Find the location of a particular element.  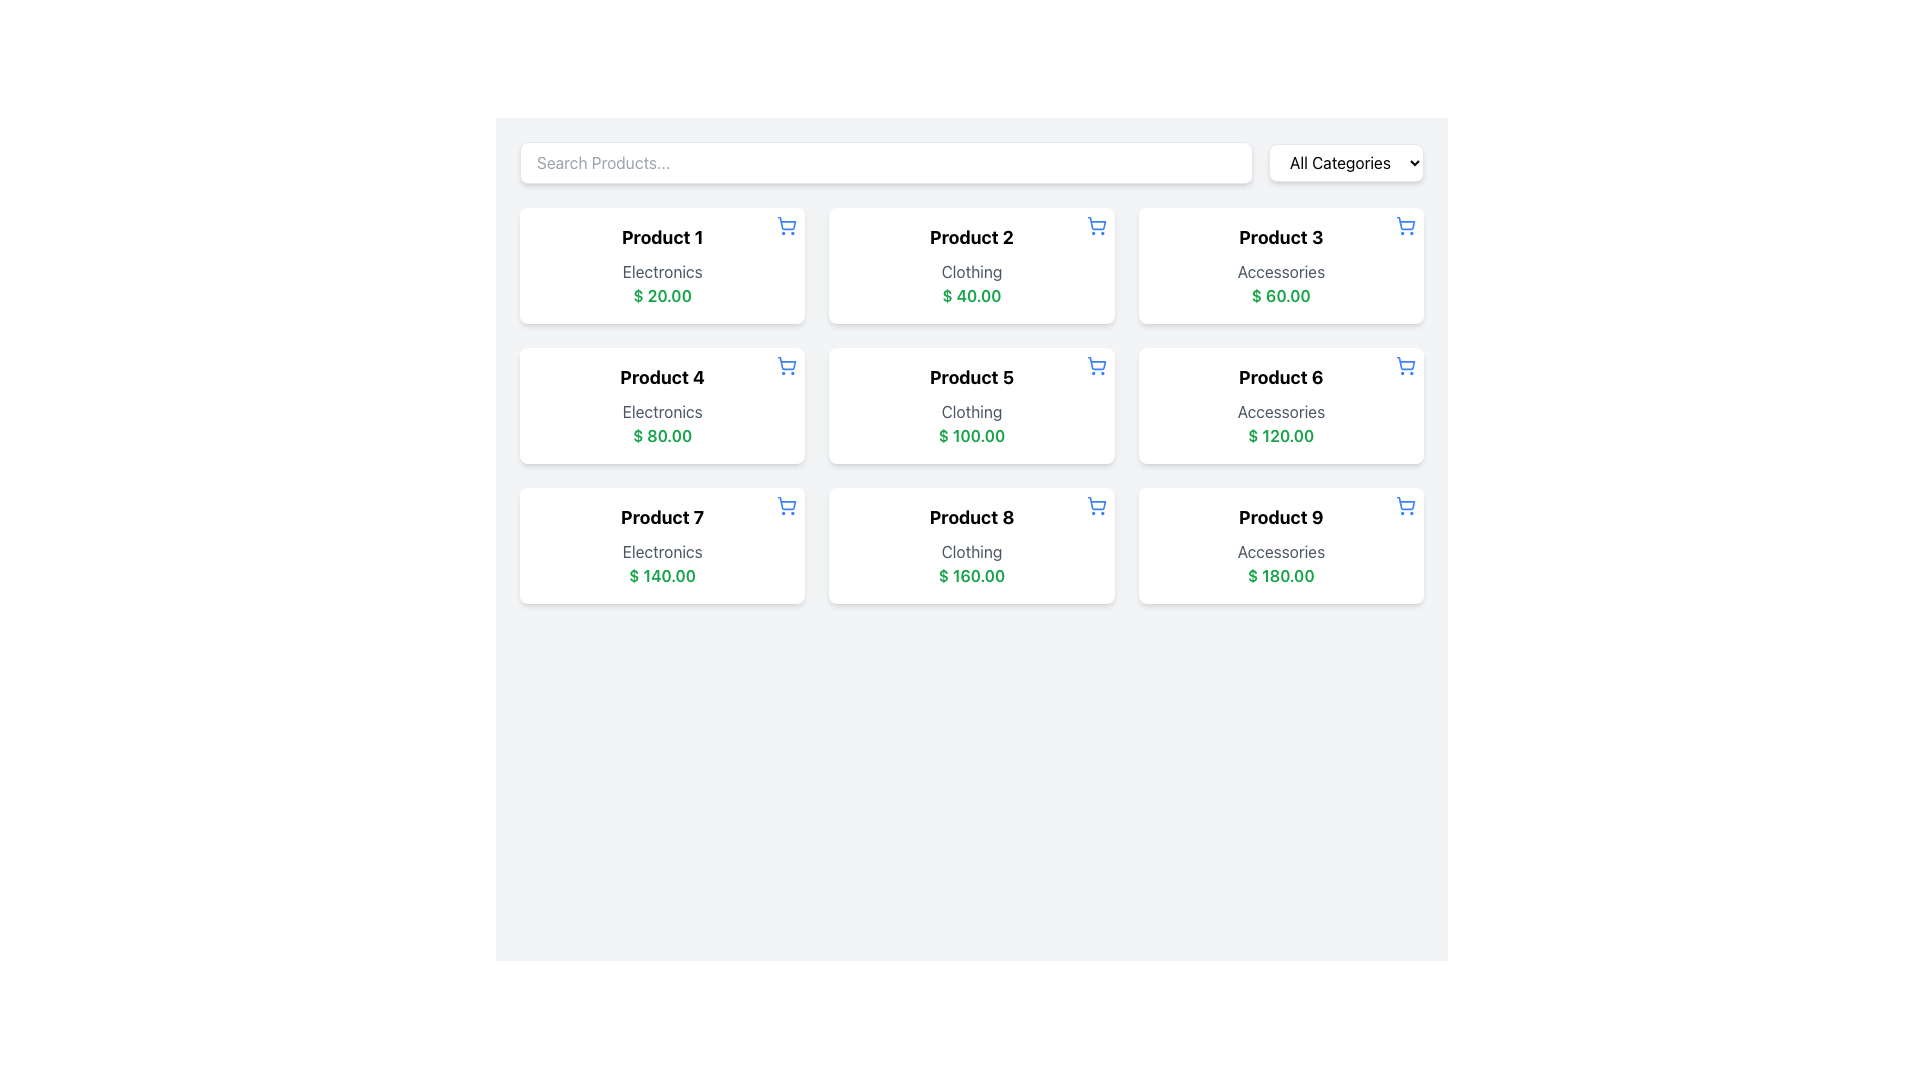

text content of the 'Clothing' label, which is styled in gray and positioned beneath the 'Product 8' label in a product card is located at coordinates (971, 551).